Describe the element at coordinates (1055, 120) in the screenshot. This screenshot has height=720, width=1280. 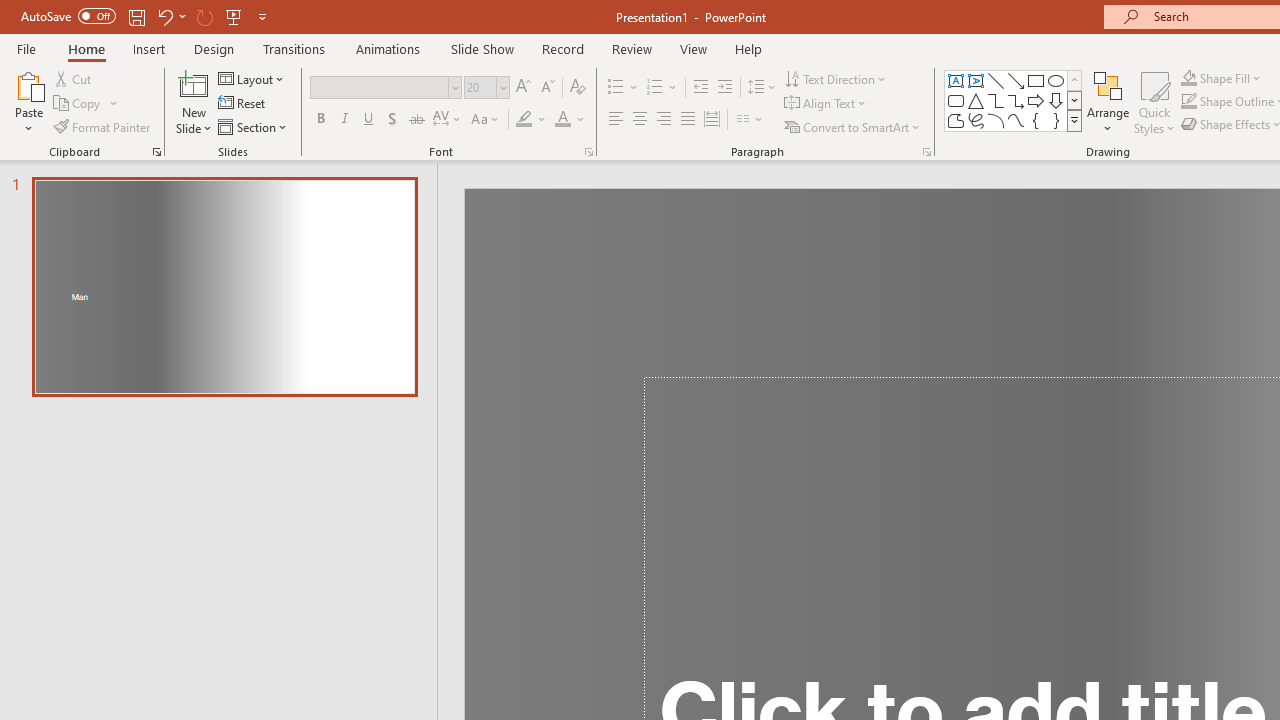
I see `'Right Brace'` at that location.